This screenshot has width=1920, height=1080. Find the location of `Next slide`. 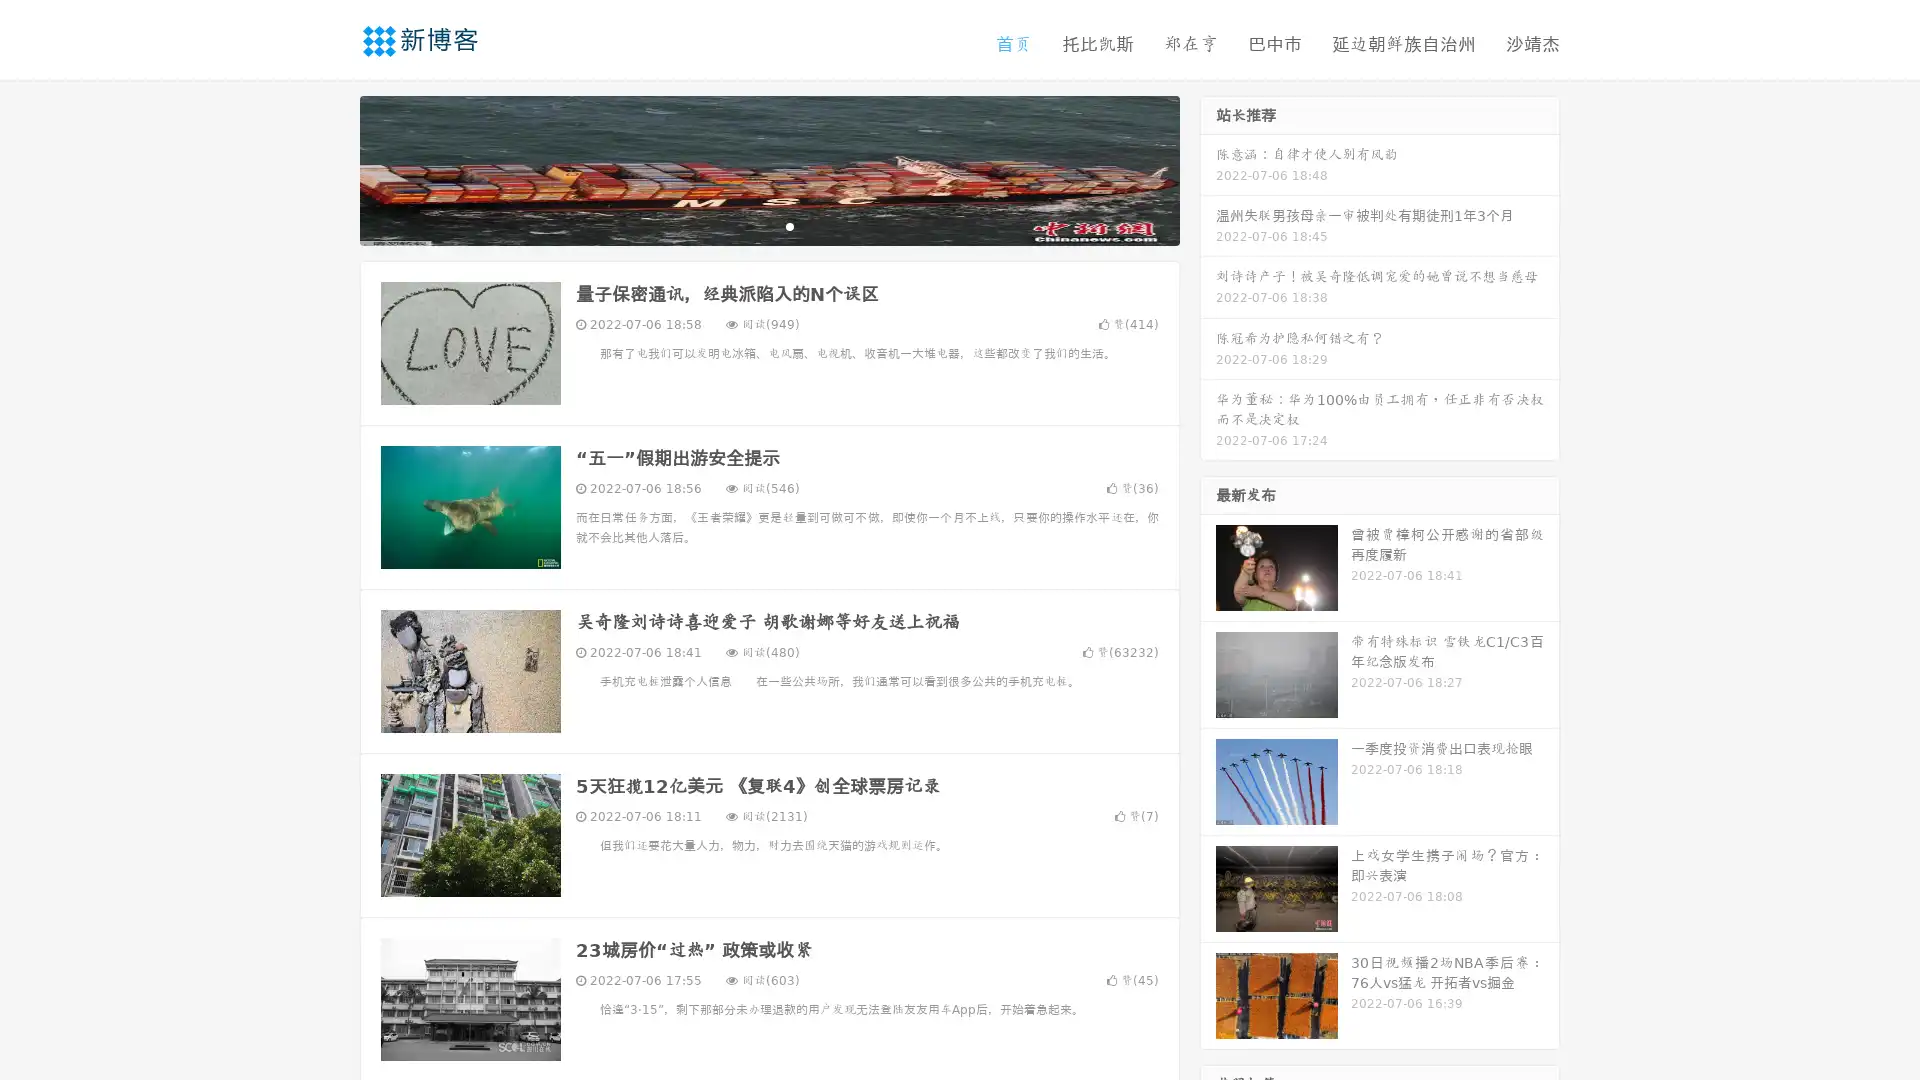

Next slide is located at coordinates (1208, 168).